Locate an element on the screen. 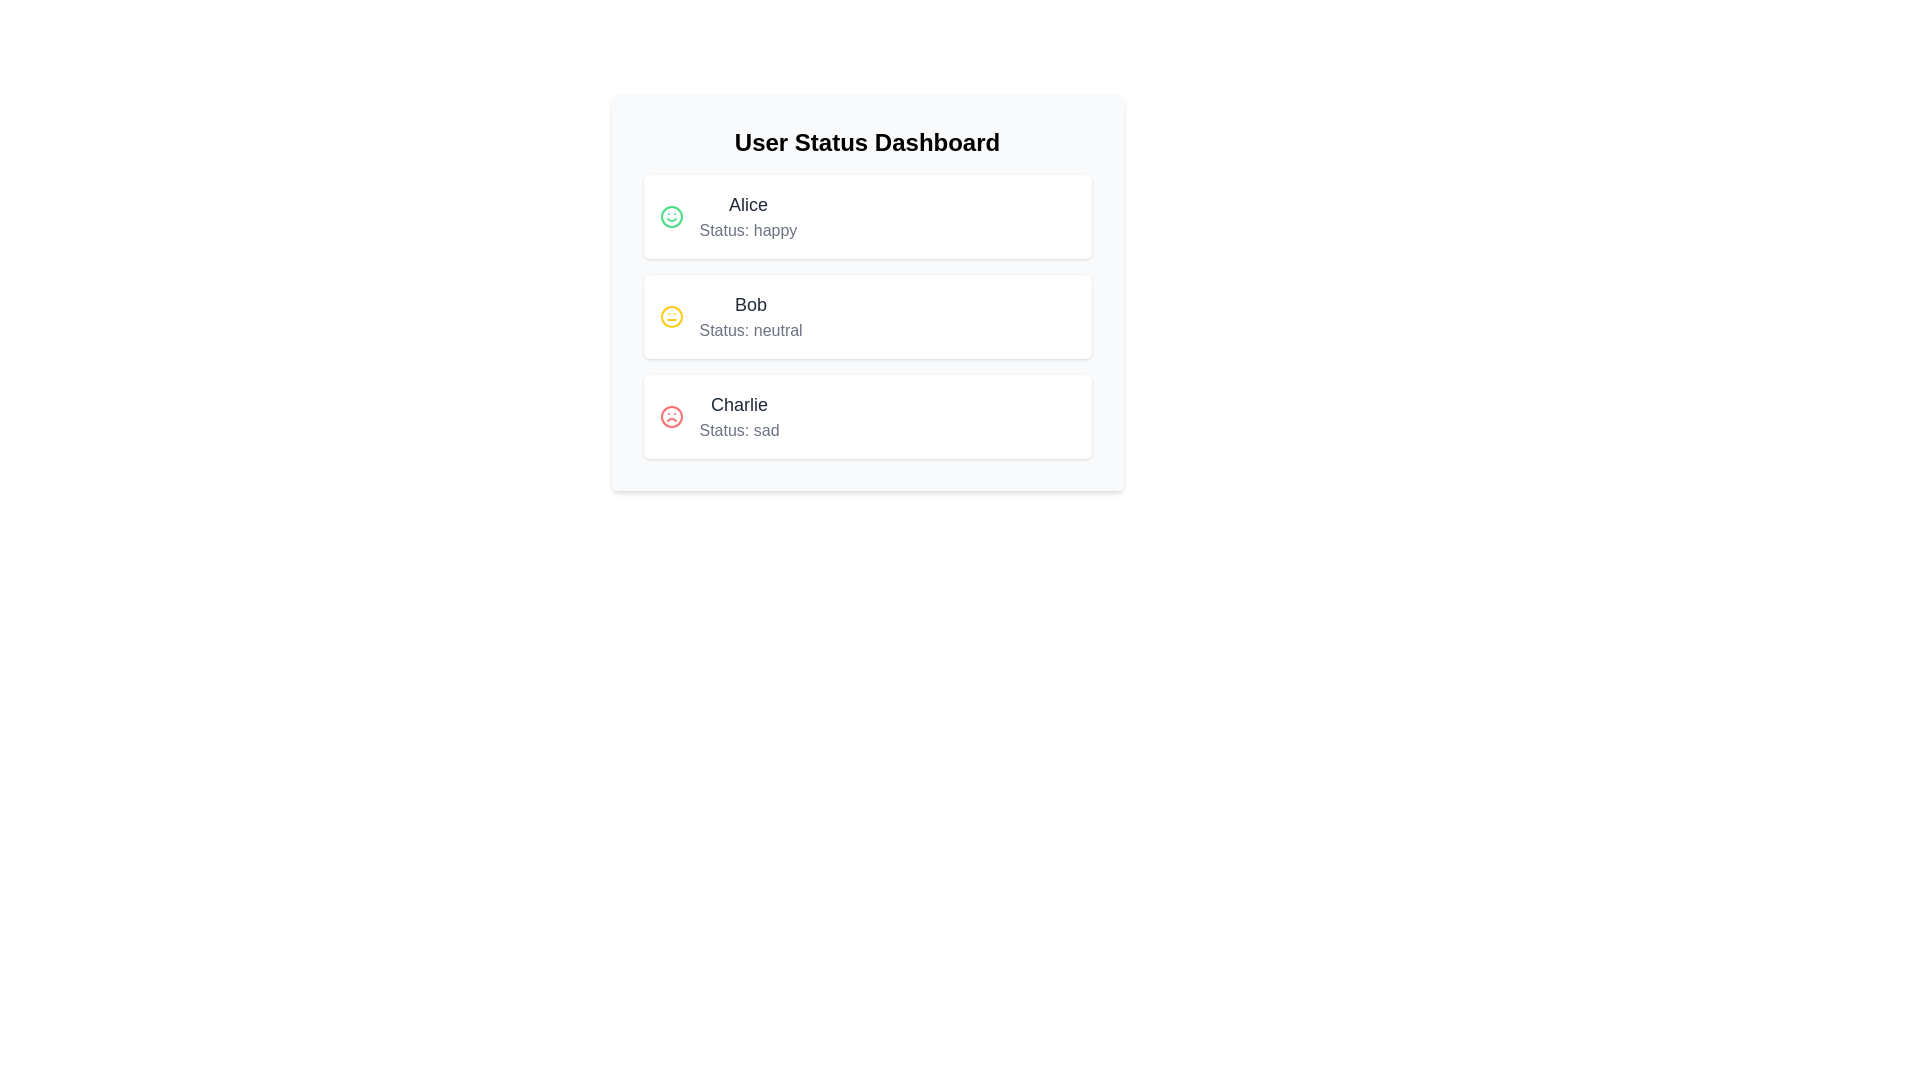 This screenshot has width=1920, height=1080. the Text label group displaying 'Bob' and 'Status: neutral' in the User Status Dashboard card is located at coordinates (750, 315).